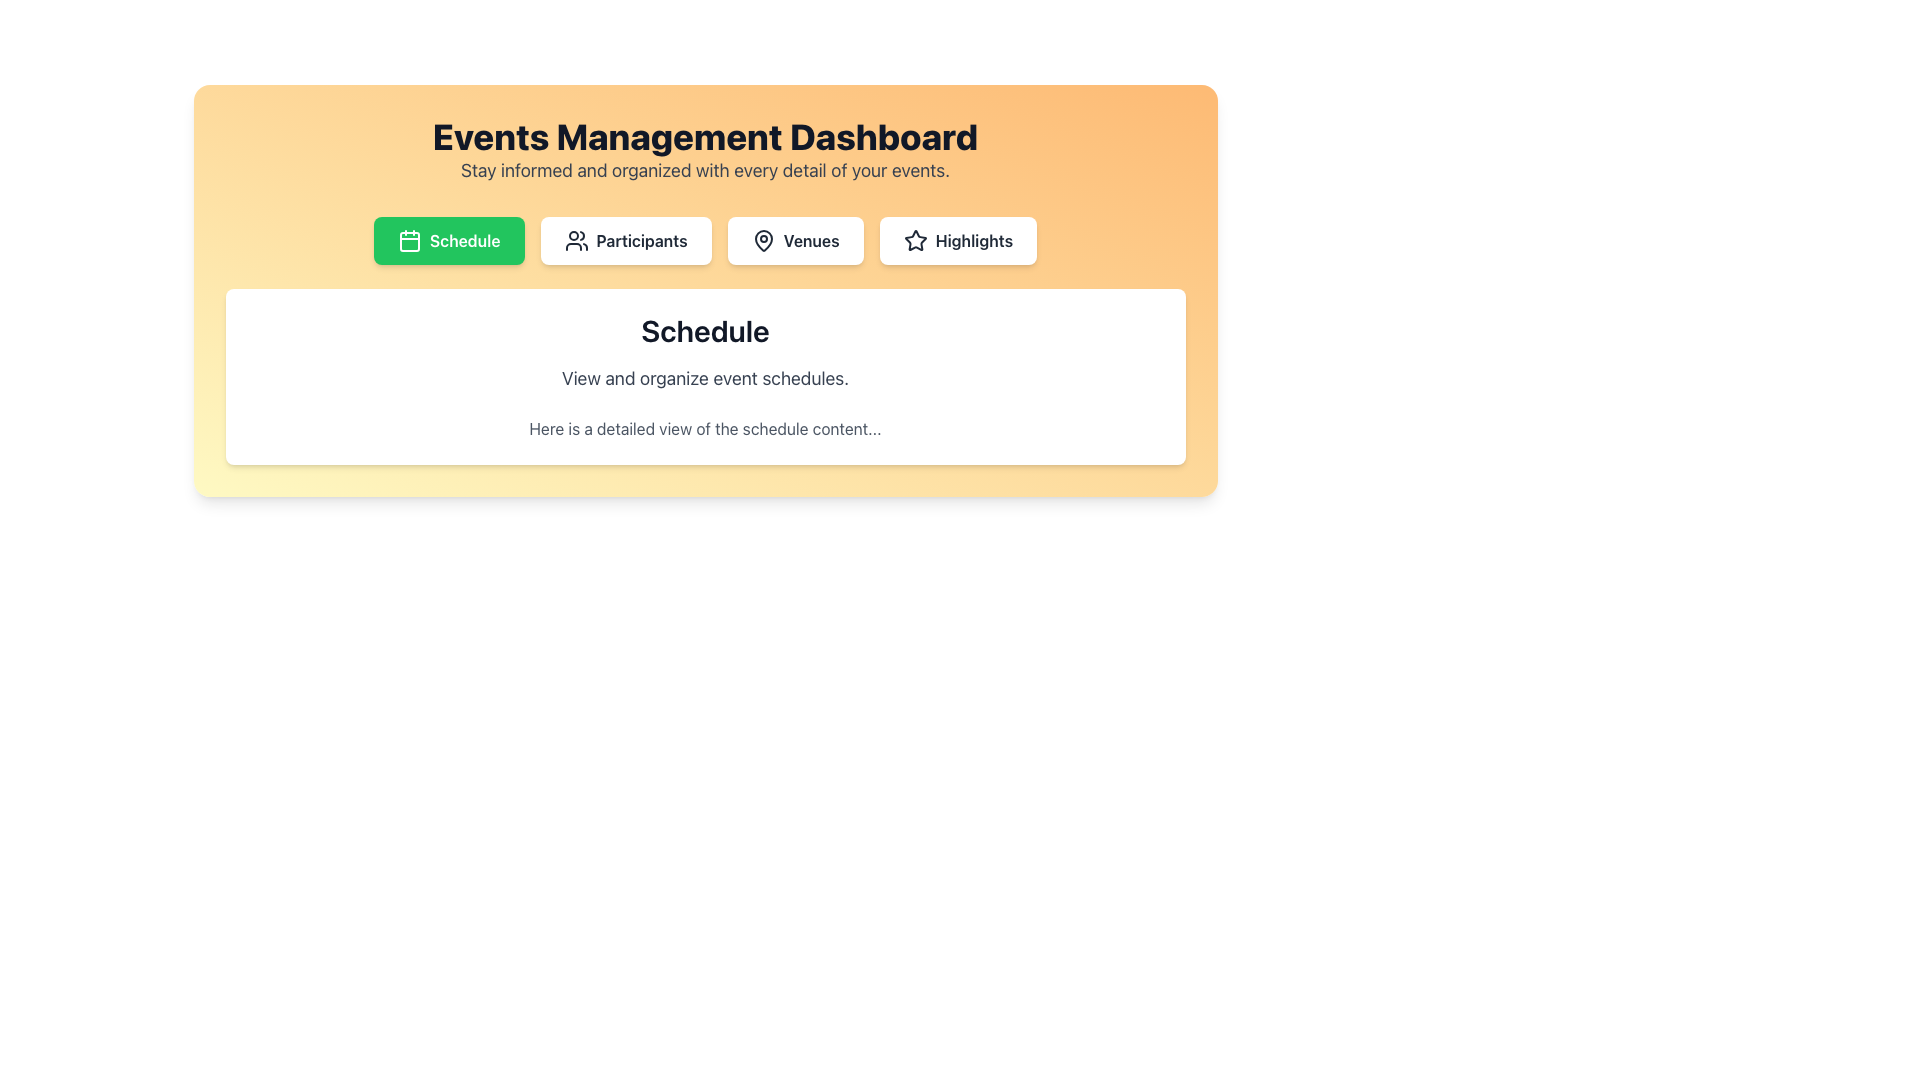 This screenshot has height=1080, width=1920. Describe the element at coordinates (762, 239) in the screenshot. I see `the 'Venues' button which contains the Map Pin boundary icon, located at the center of the button` at that location.